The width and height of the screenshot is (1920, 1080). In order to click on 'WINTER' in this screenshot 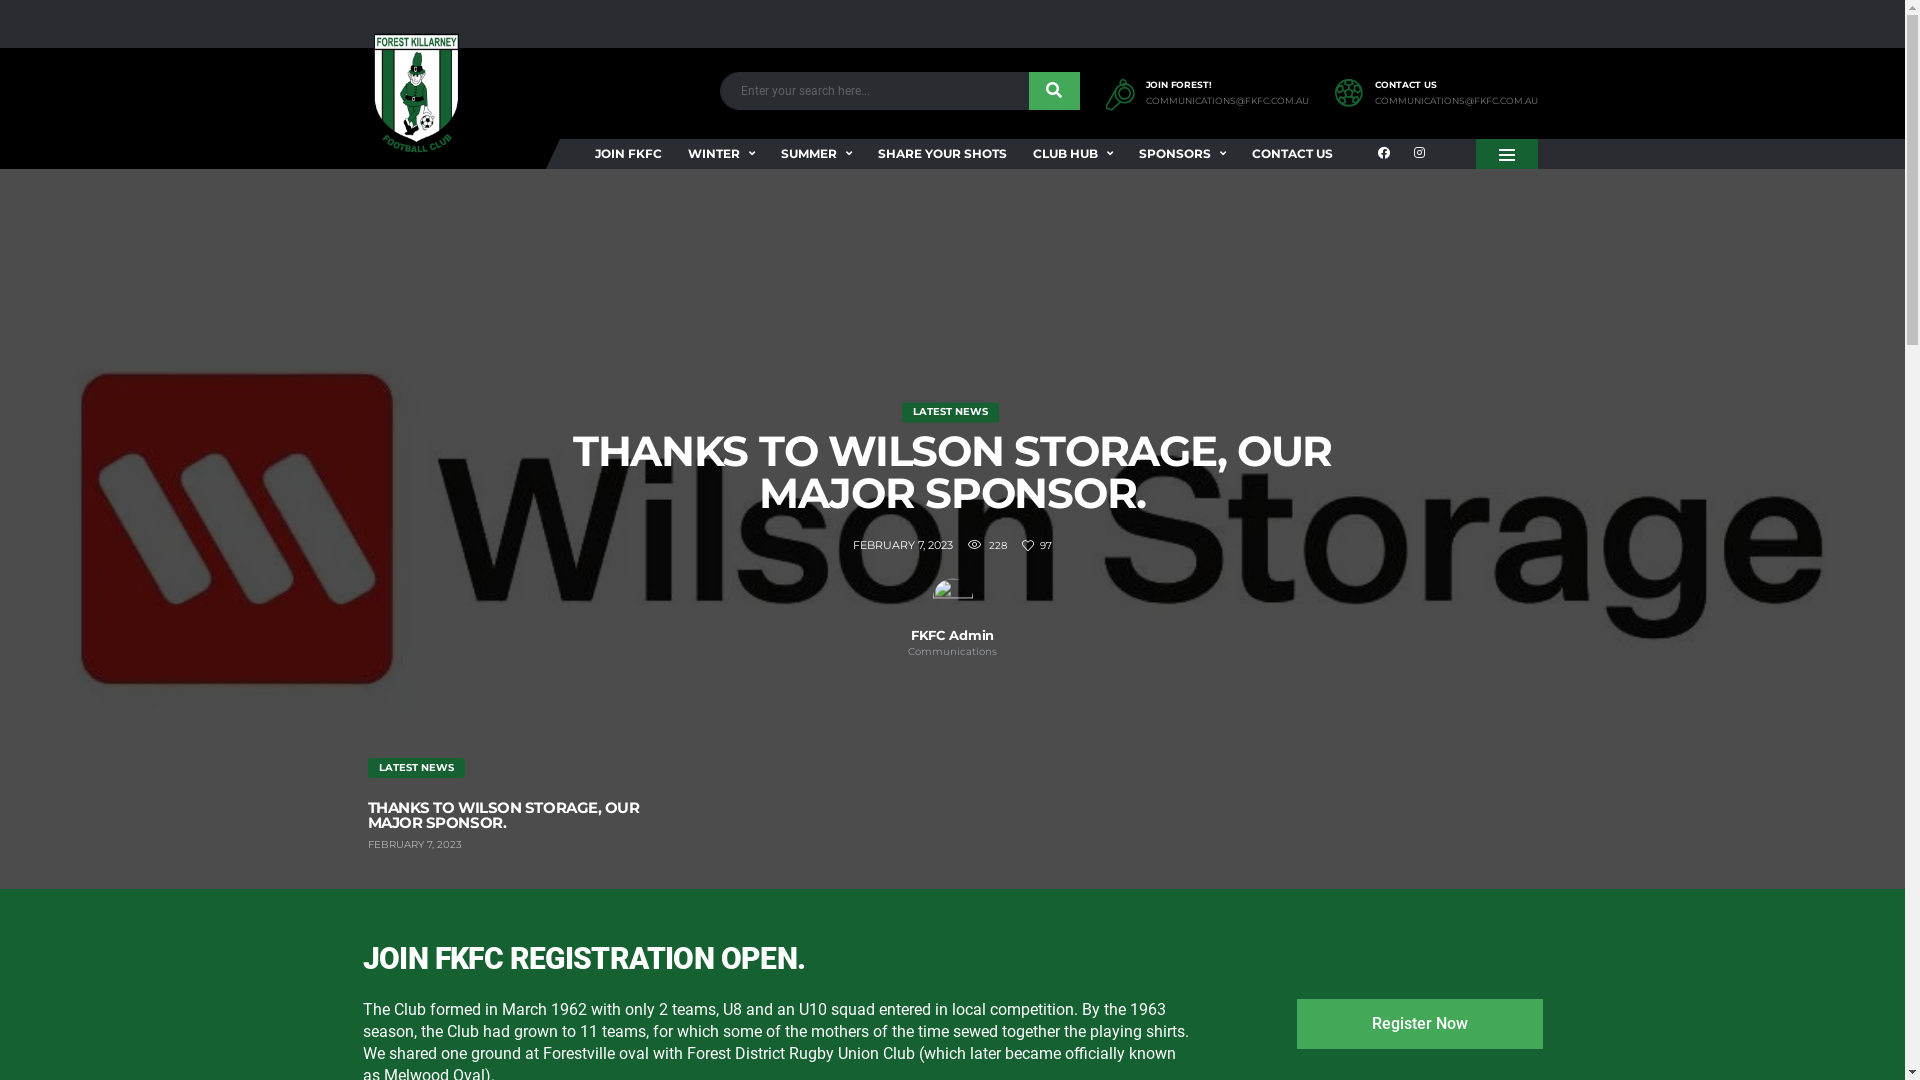, I will do `click(720, 153)`.